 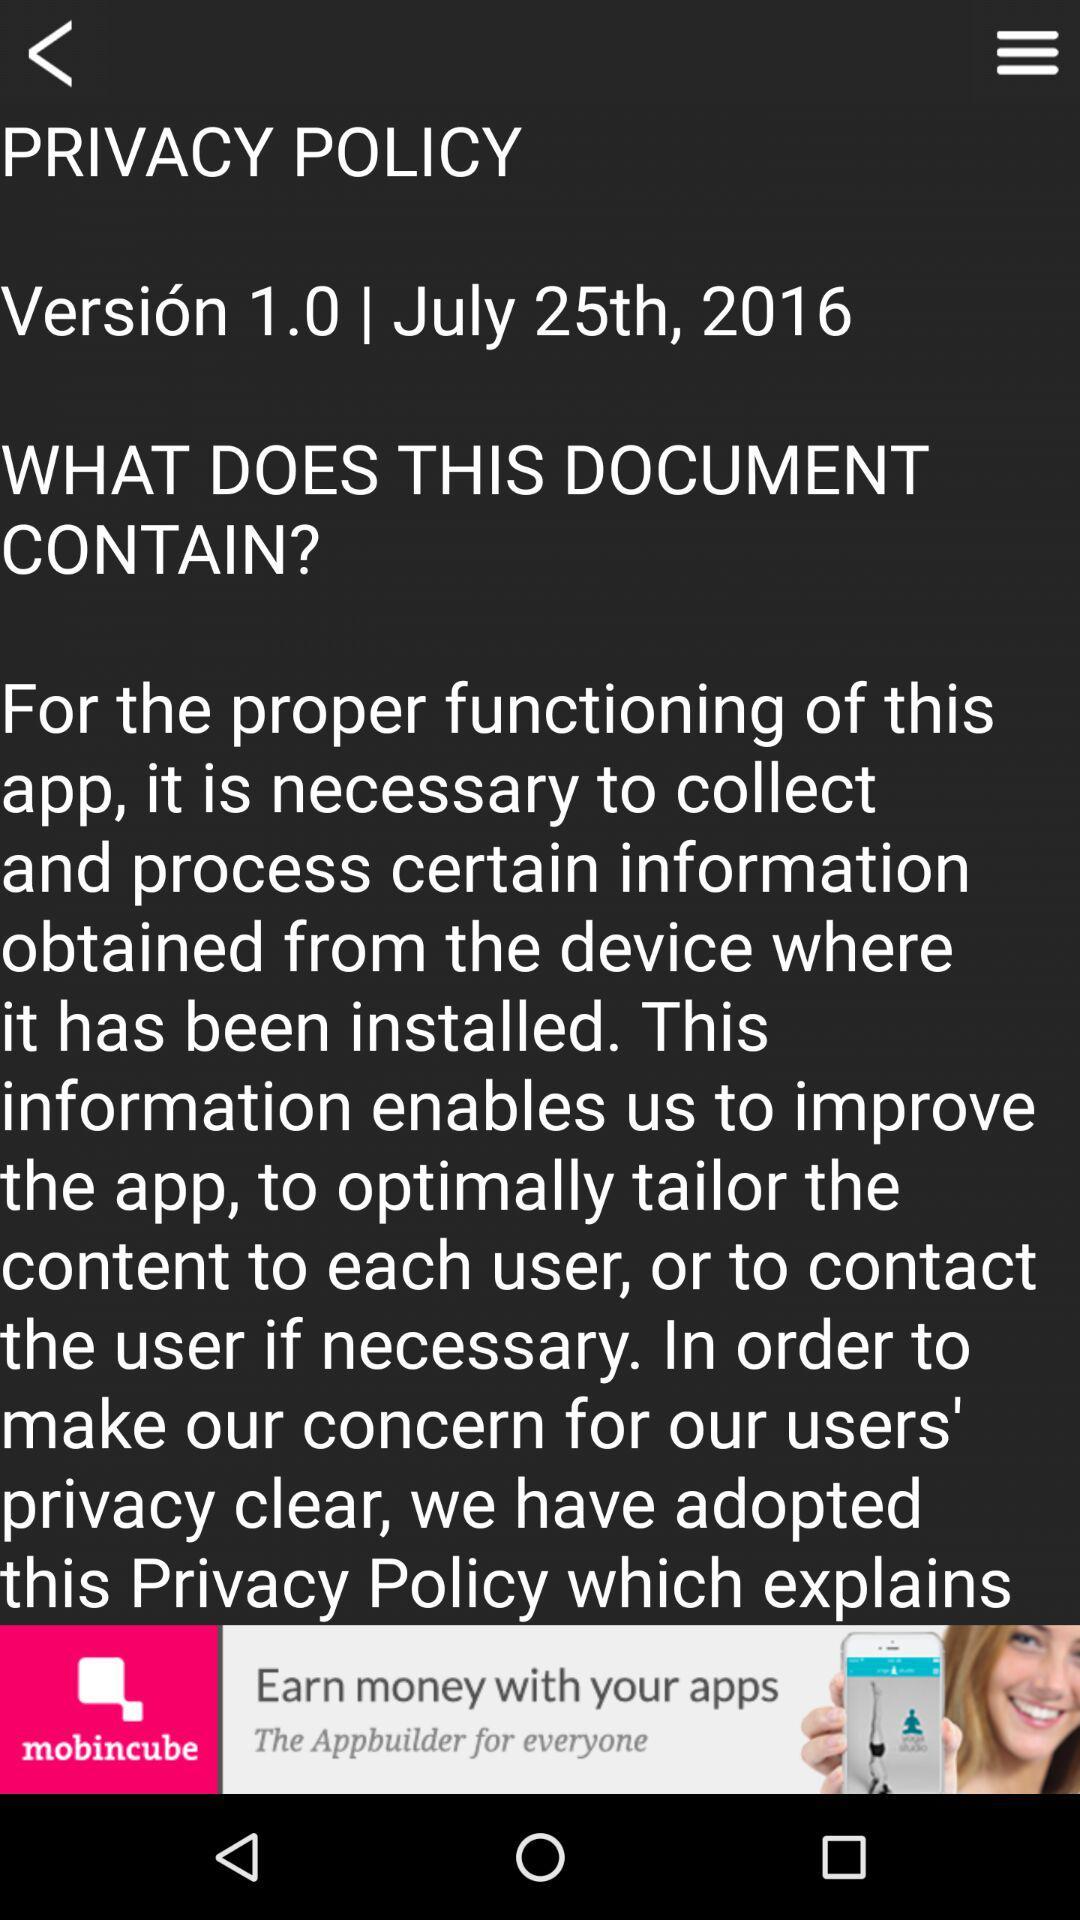 I want to click on the menu icon, so click(x=1026, y=55).